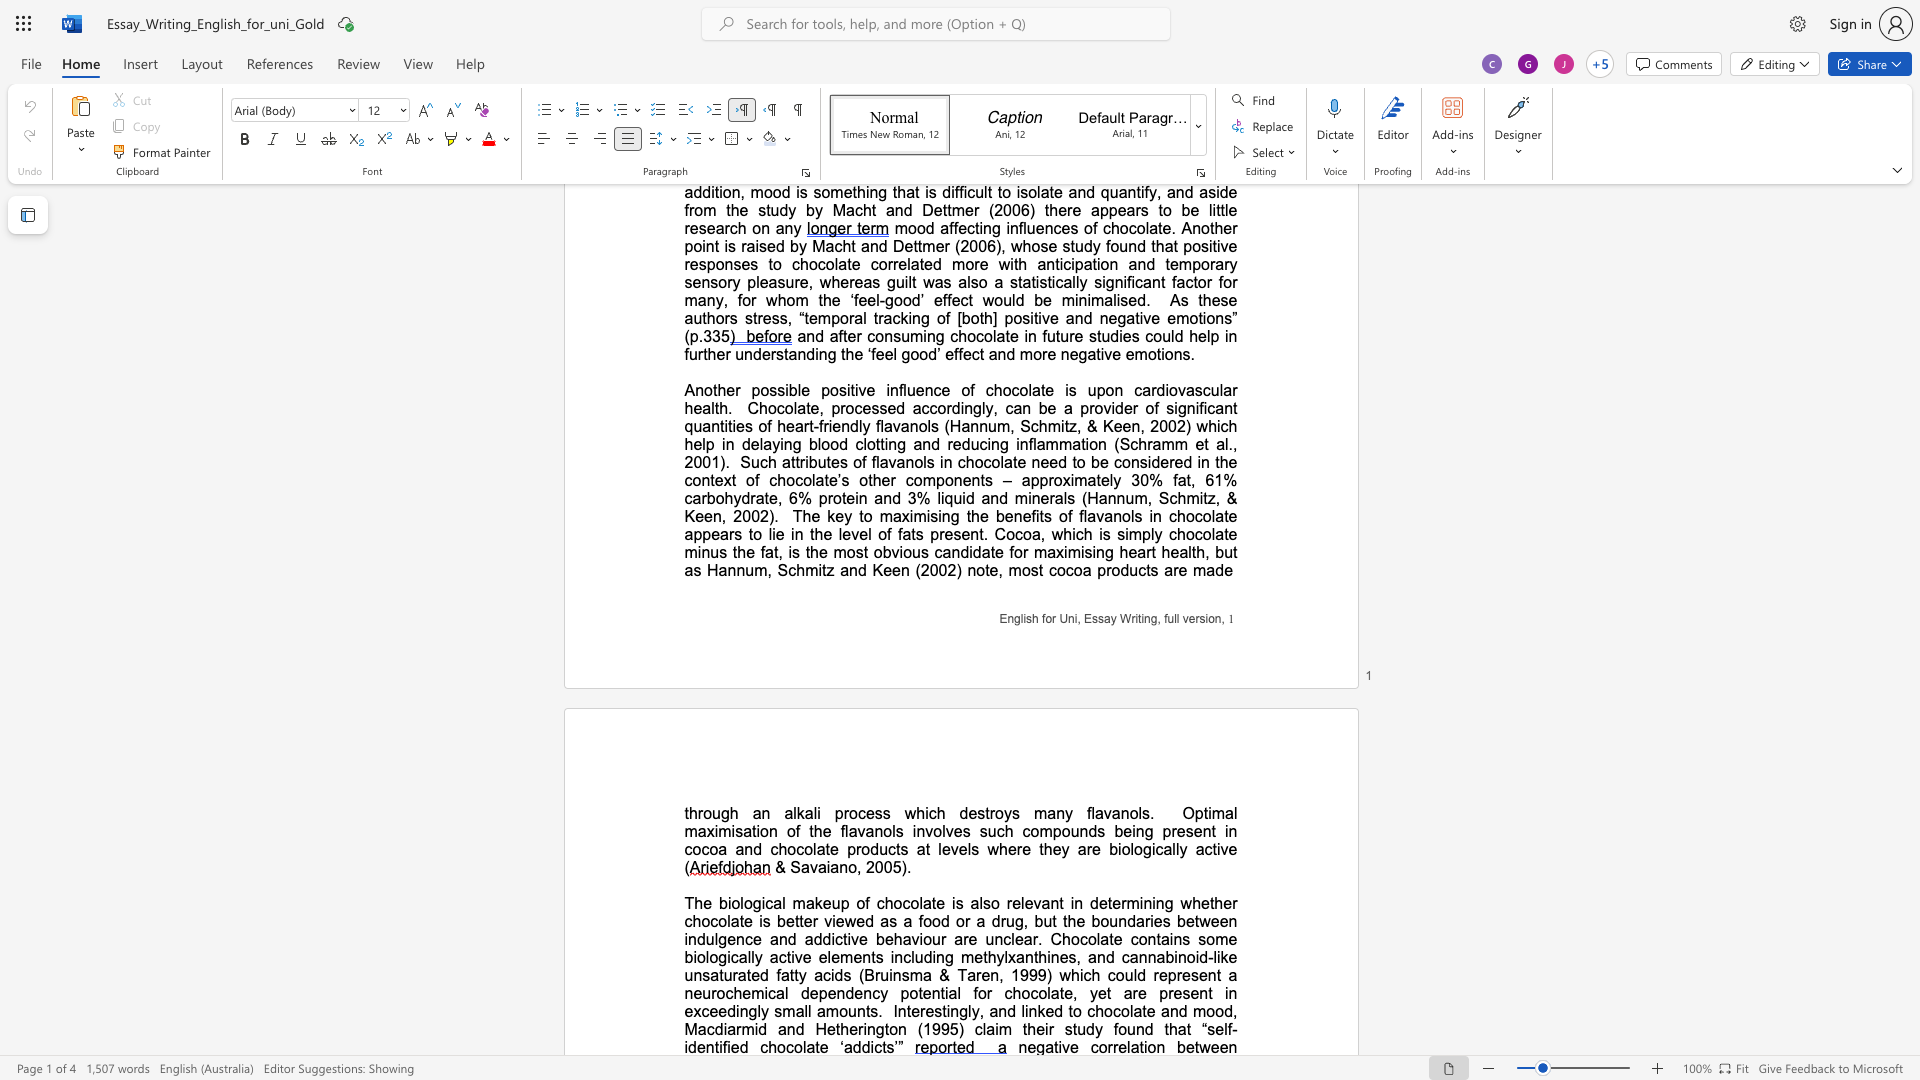  Describe the element at coordinates (1032, 617) in the screenshot. I see `the space between the continuous character "s" and "h" in the text` at that location.